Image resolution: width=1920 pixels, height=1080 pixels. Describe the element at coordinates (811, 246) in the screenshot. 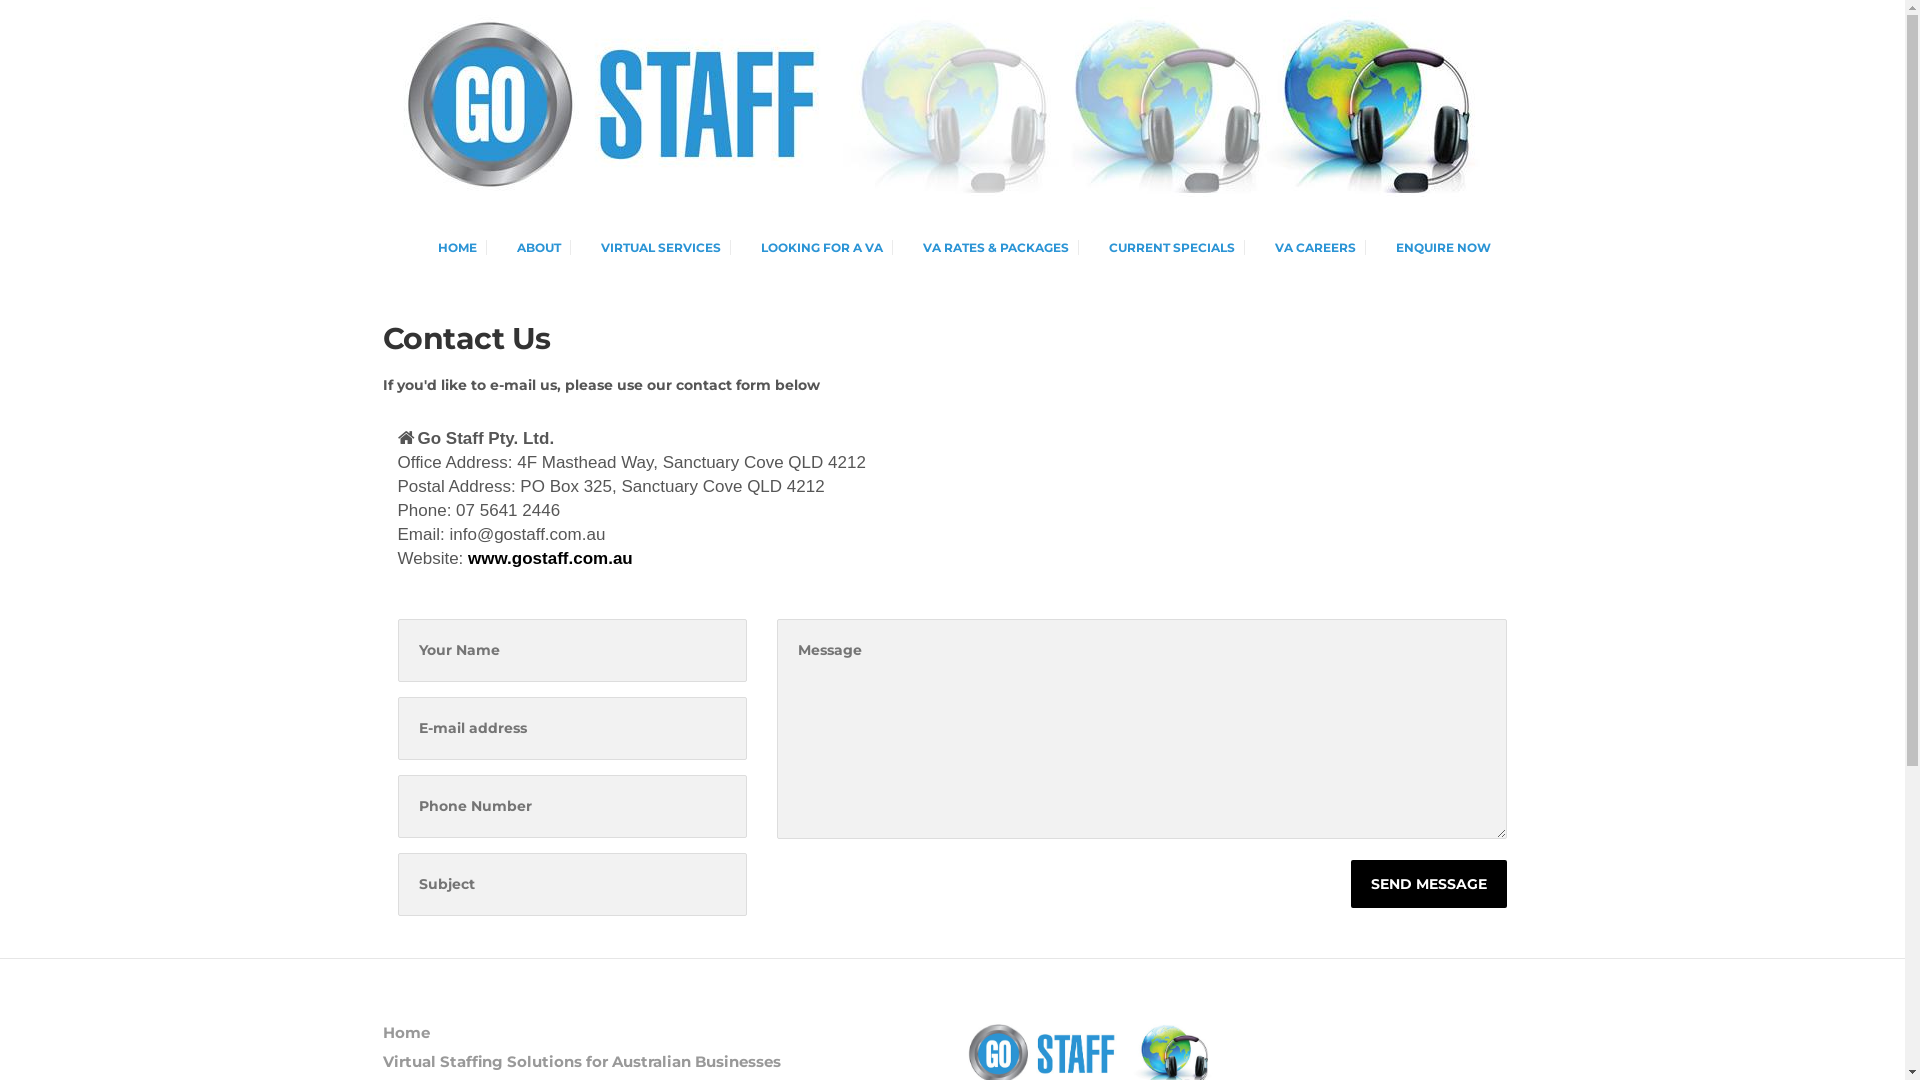

I see `'LOOKING FOR A VA'` at that location.